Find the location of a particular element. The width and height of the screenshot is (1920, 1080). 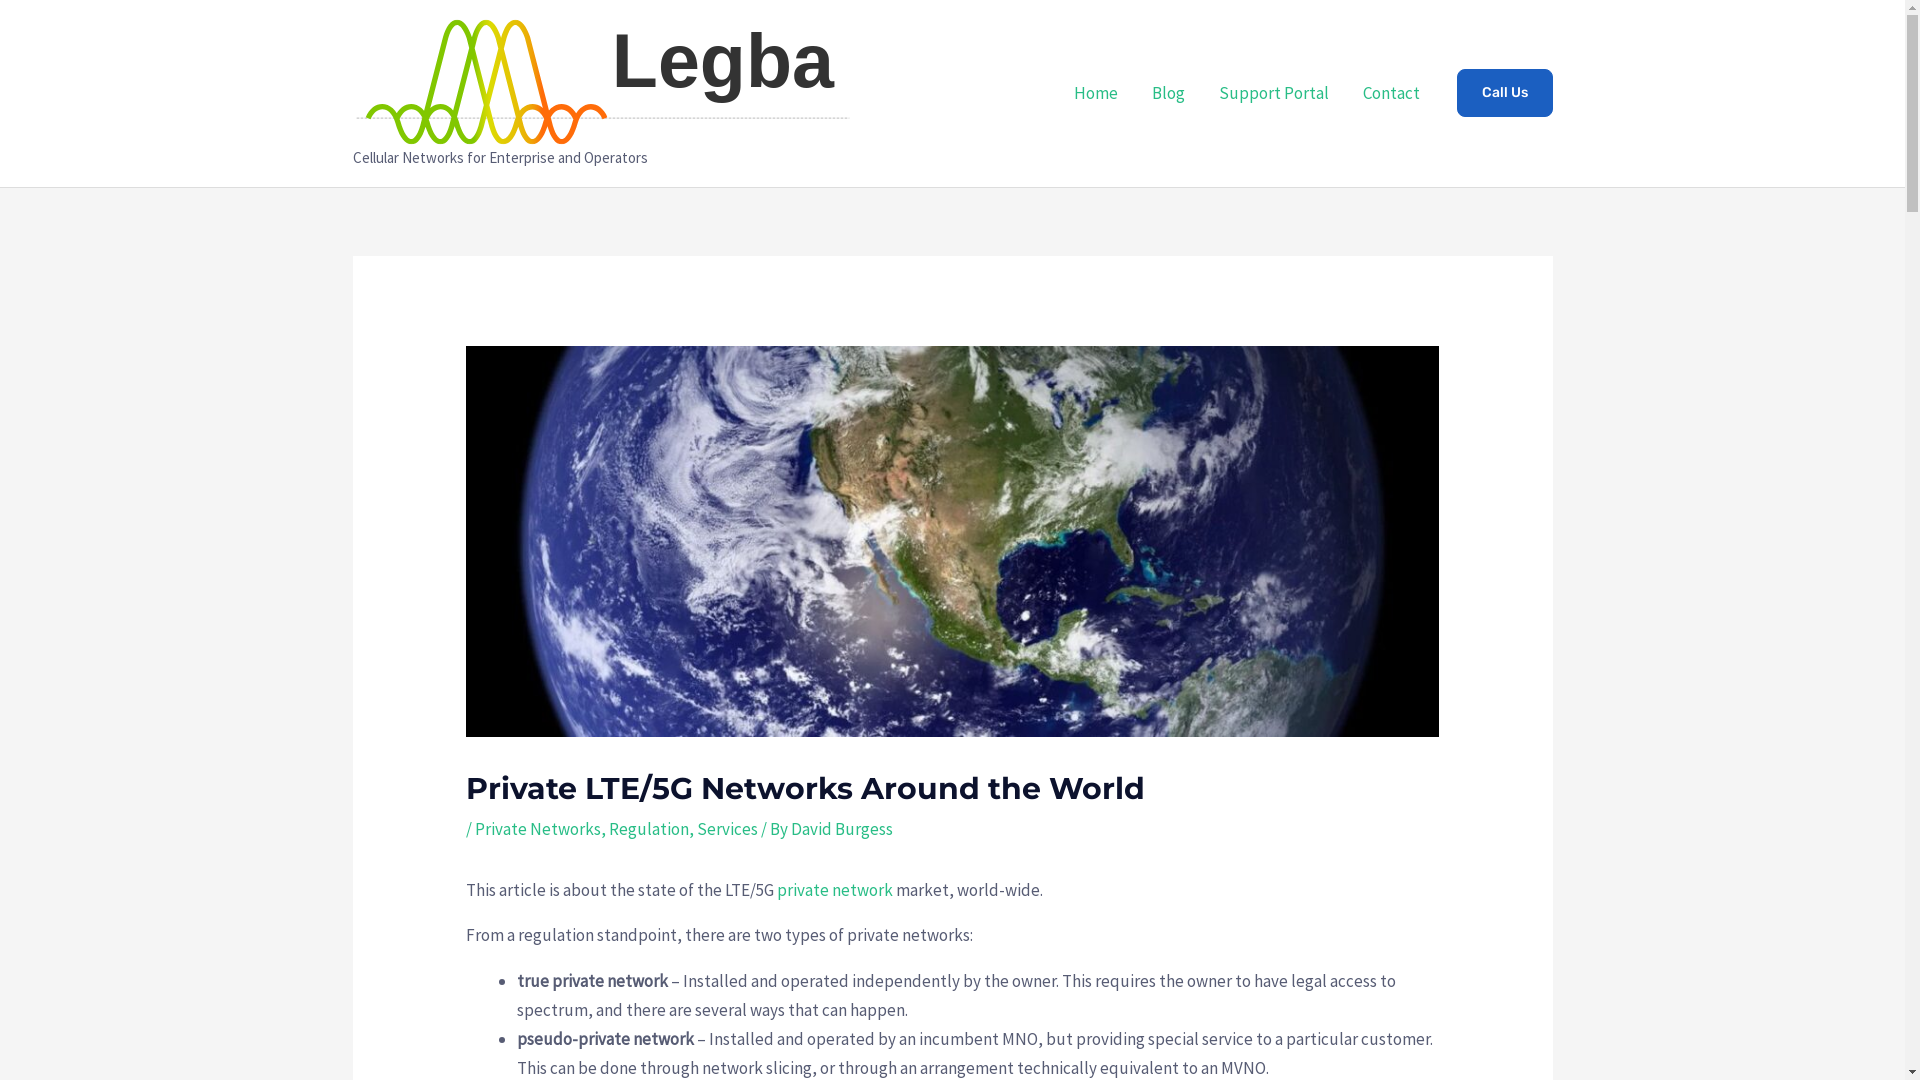

'Blog' is located at coordinates (1167, 92).